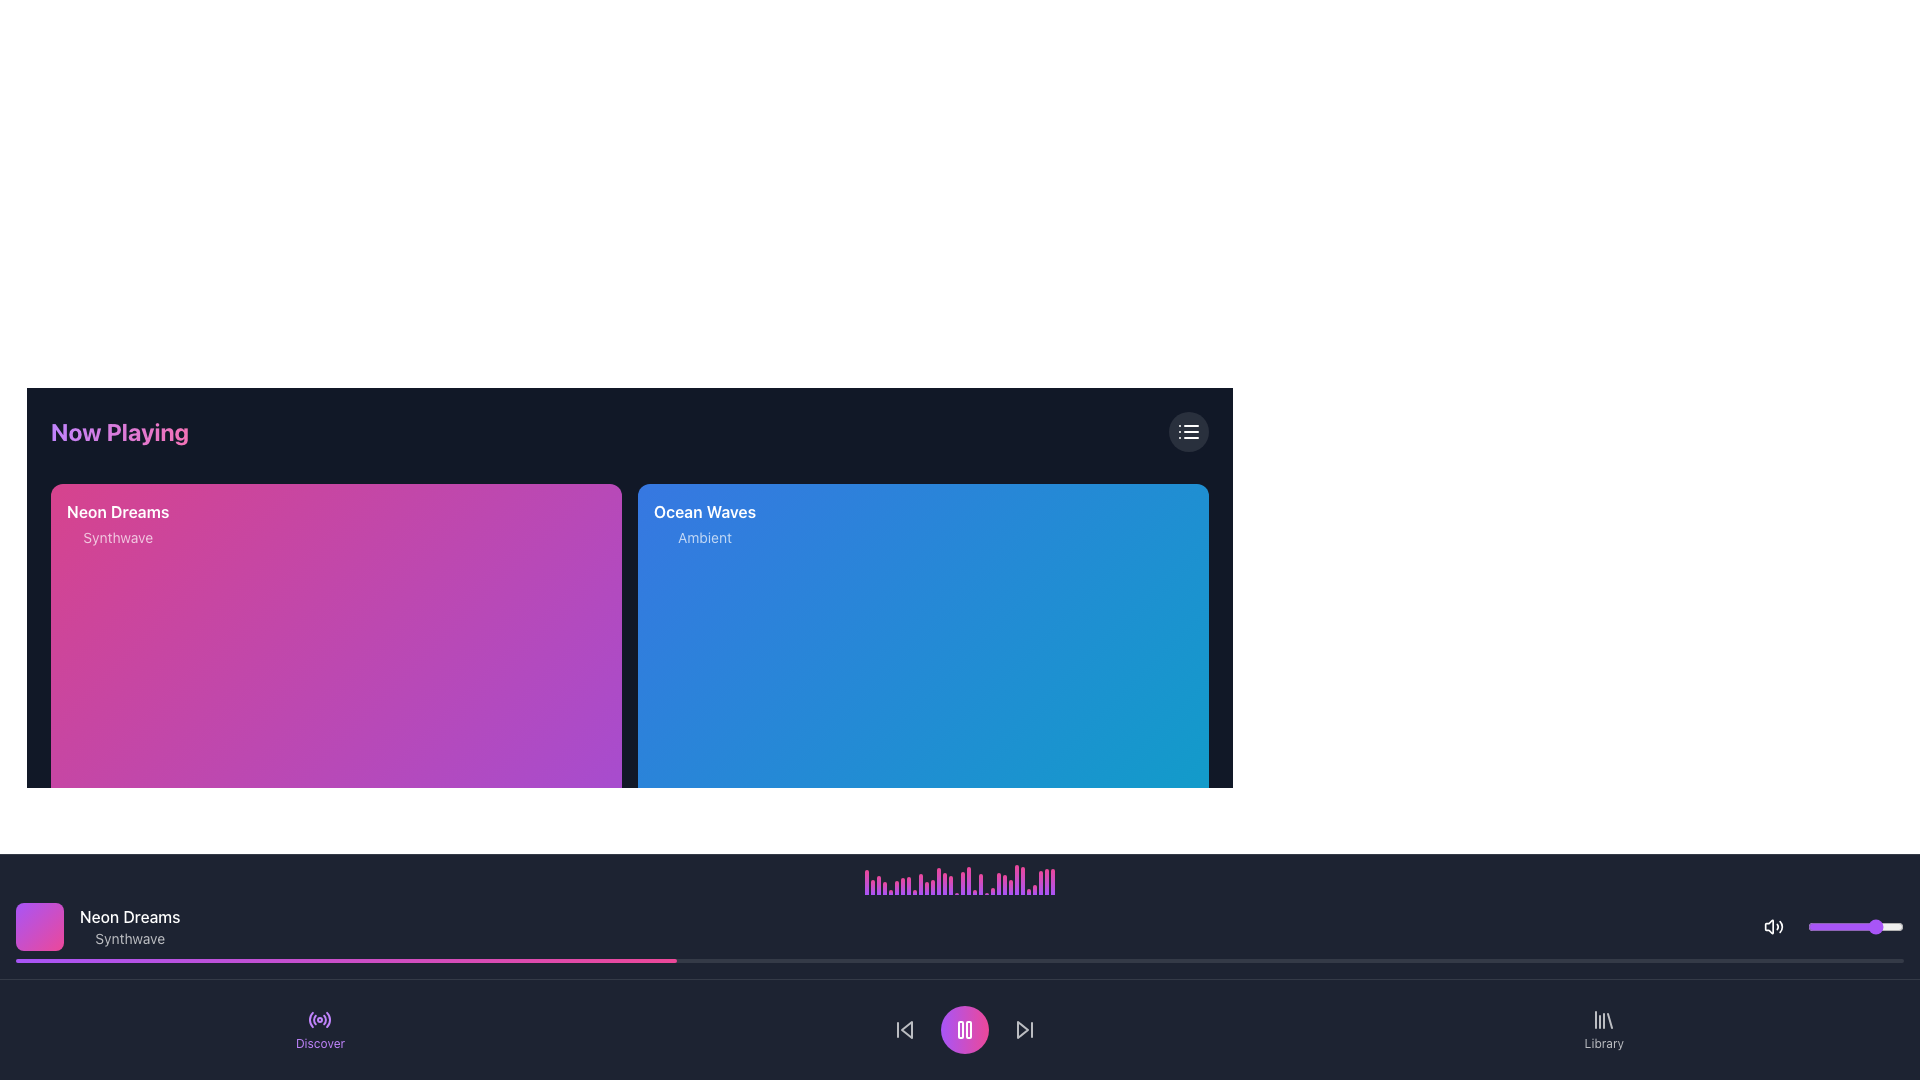  Describe the element at coordinates (1040, 878) in the screenshot. I see `the 31st vertical bar in the audio visualization waveform element located in the bottom section of the interface above the playback controls` at that location.